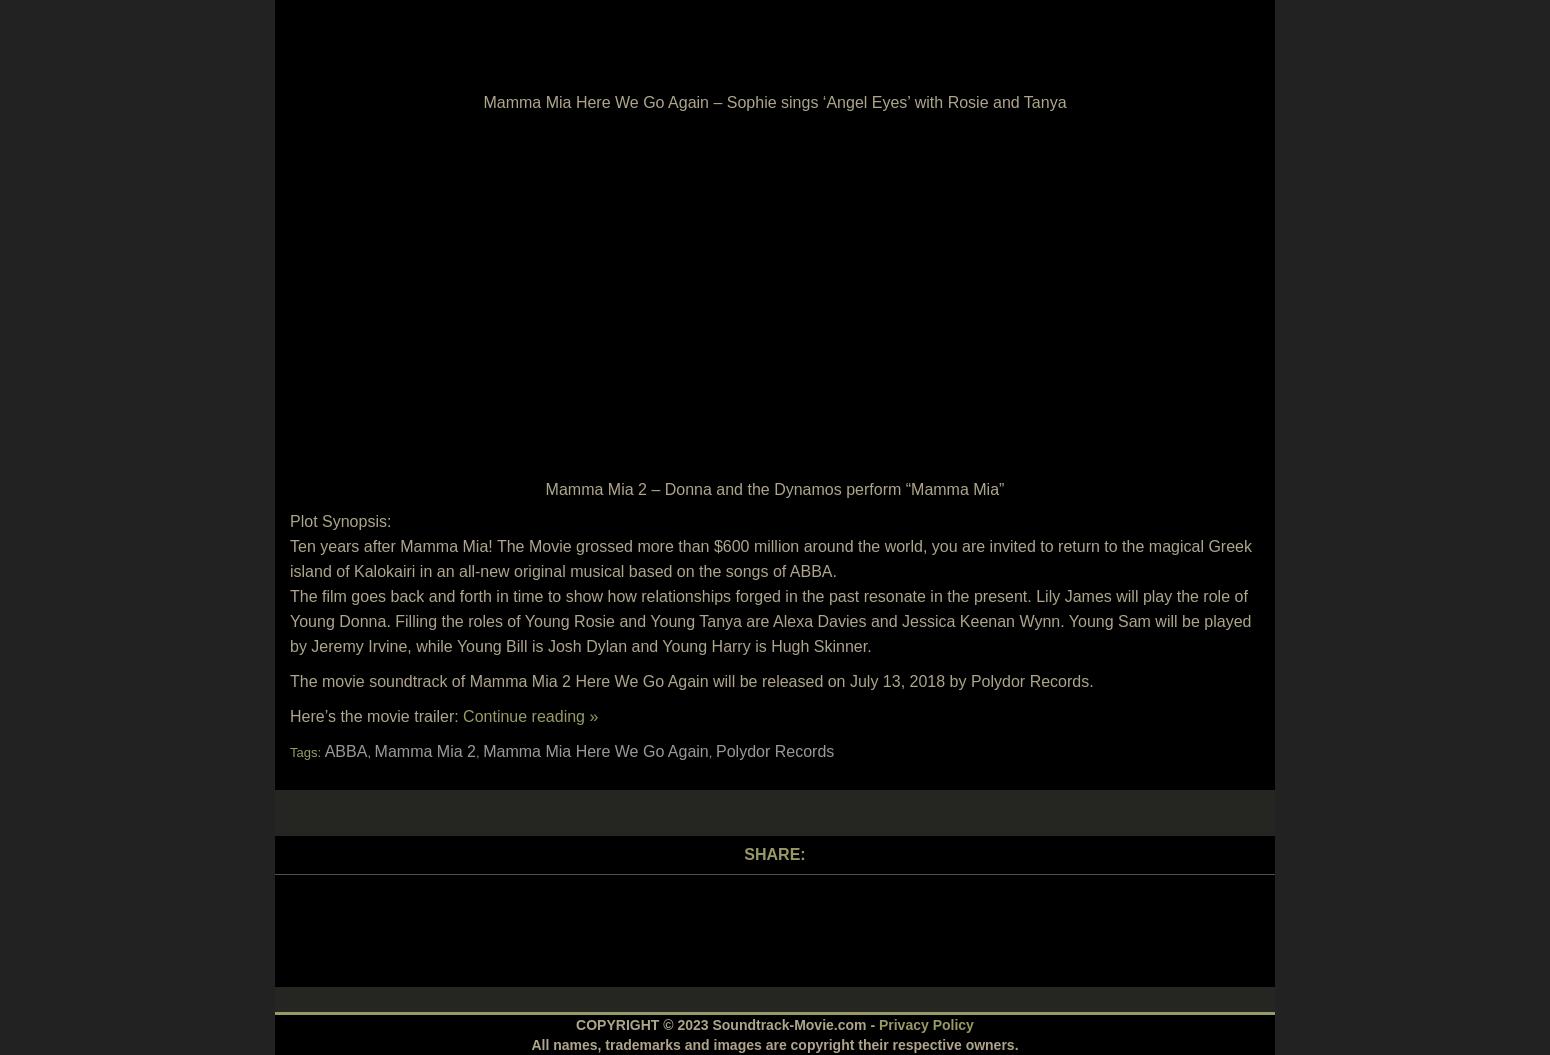  I want to click on 'Privacy Policy', so click(925, 1024).